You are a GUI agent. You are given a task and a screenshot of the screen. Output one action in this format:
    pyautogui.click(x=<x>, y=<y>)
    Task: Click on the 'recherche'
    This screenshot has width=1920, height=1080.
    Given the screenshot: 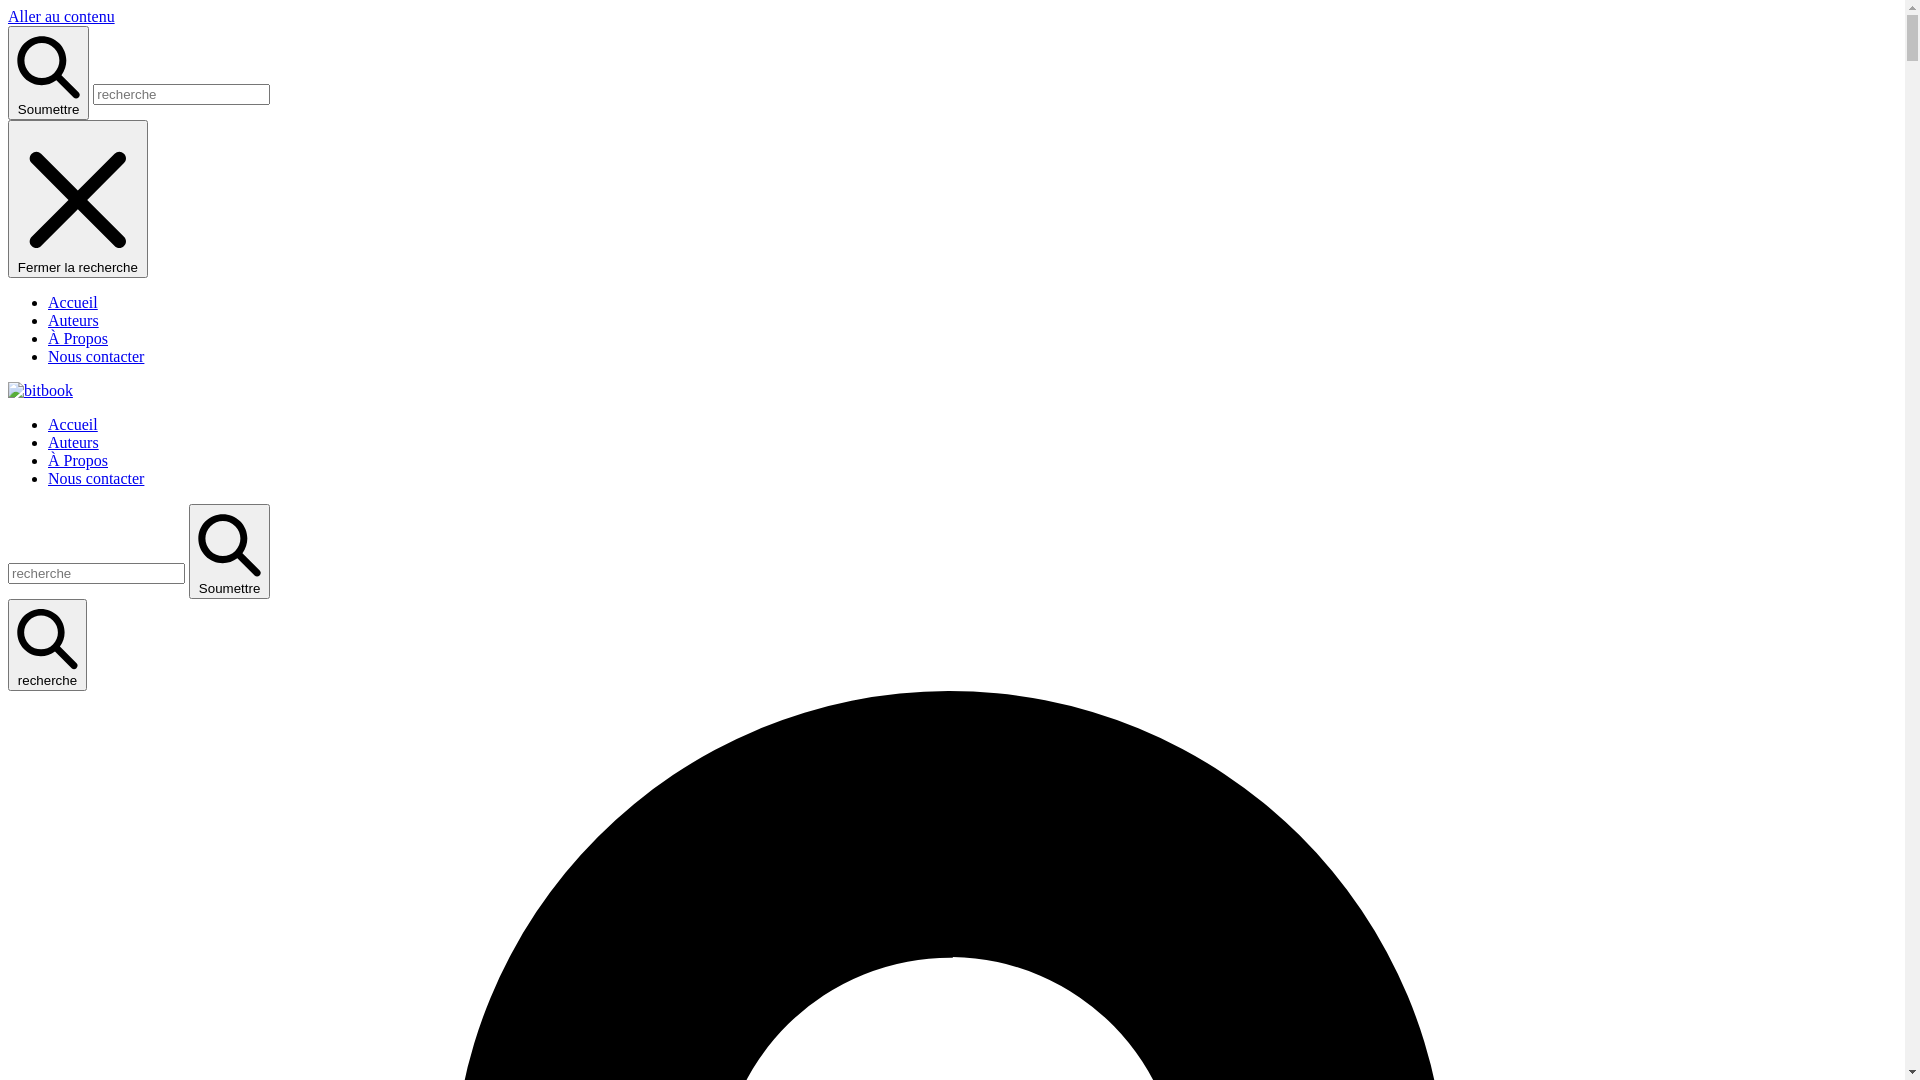 What is the action you would take?
    pyautogui.click(x=47, y=644)
    